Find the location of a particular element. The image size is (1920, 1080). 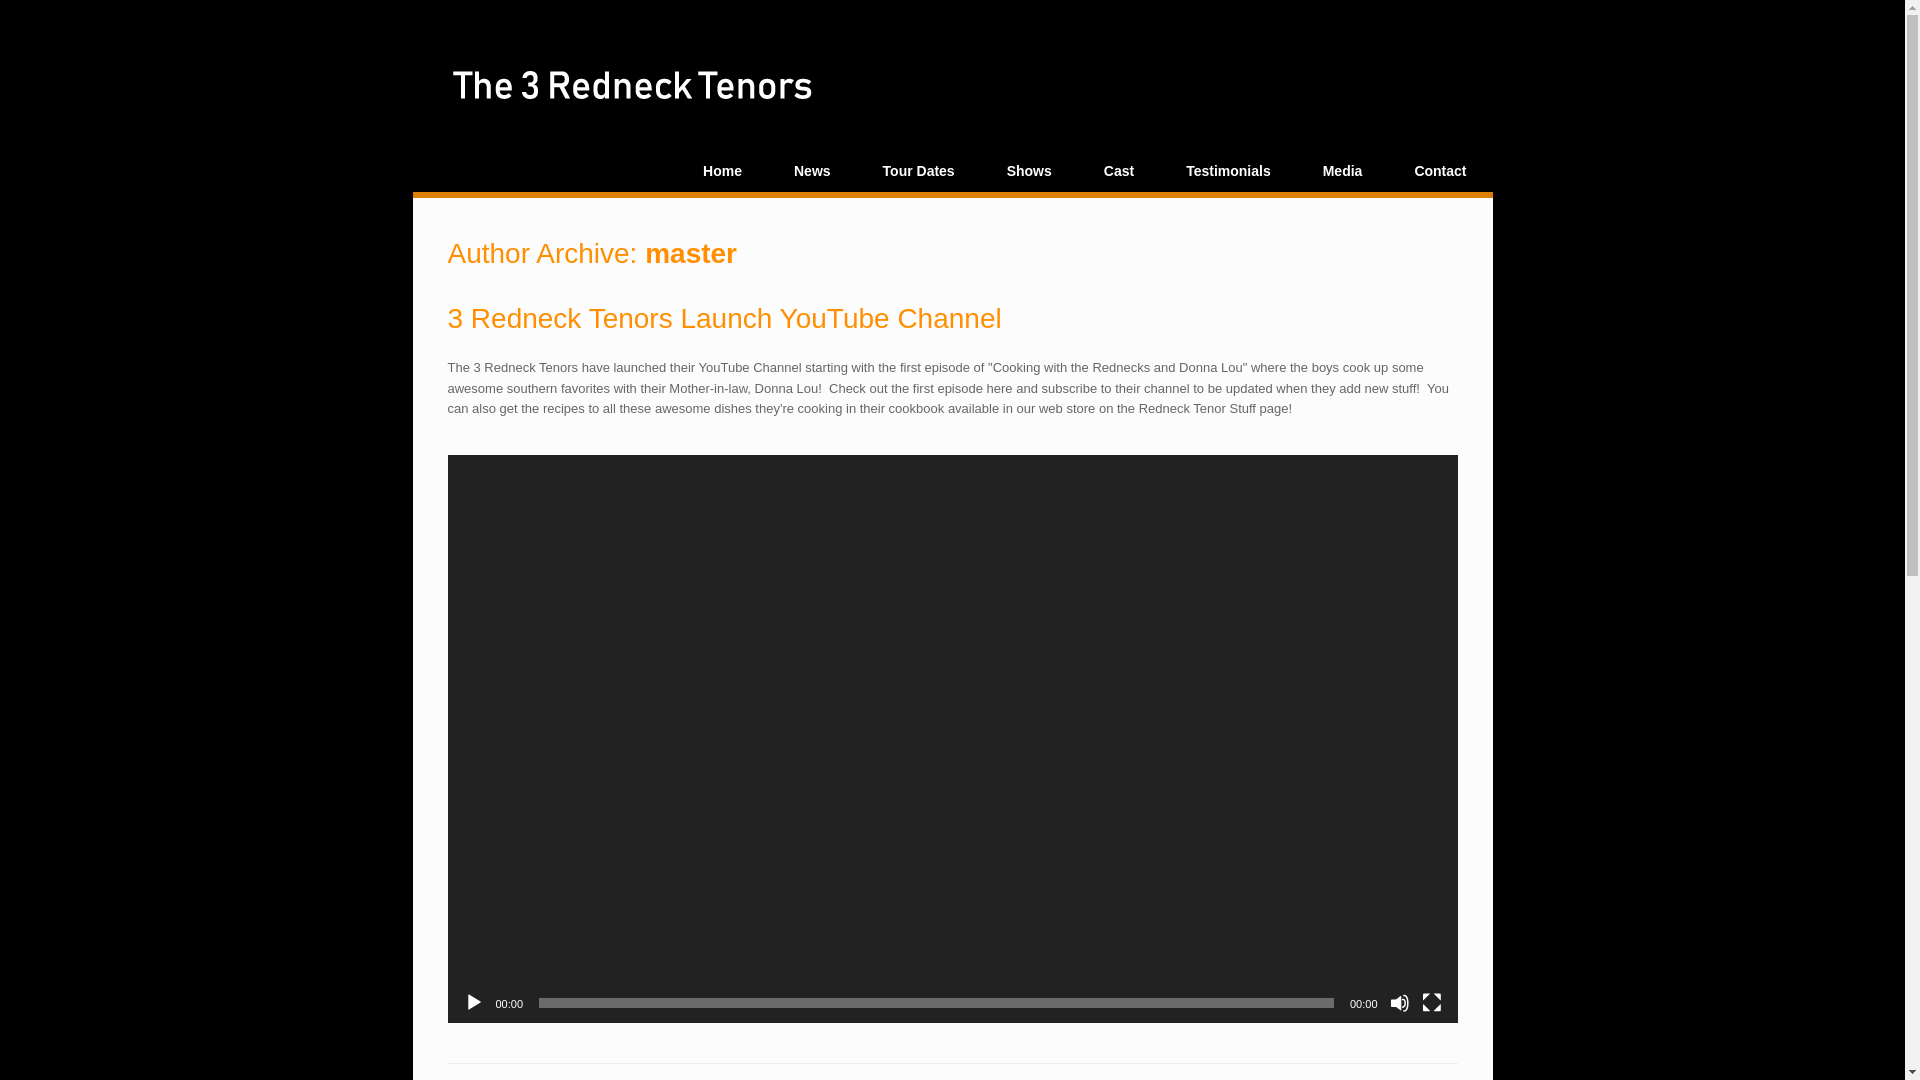

'3 Redneck Tenors' is located at coordinates (632, 83).